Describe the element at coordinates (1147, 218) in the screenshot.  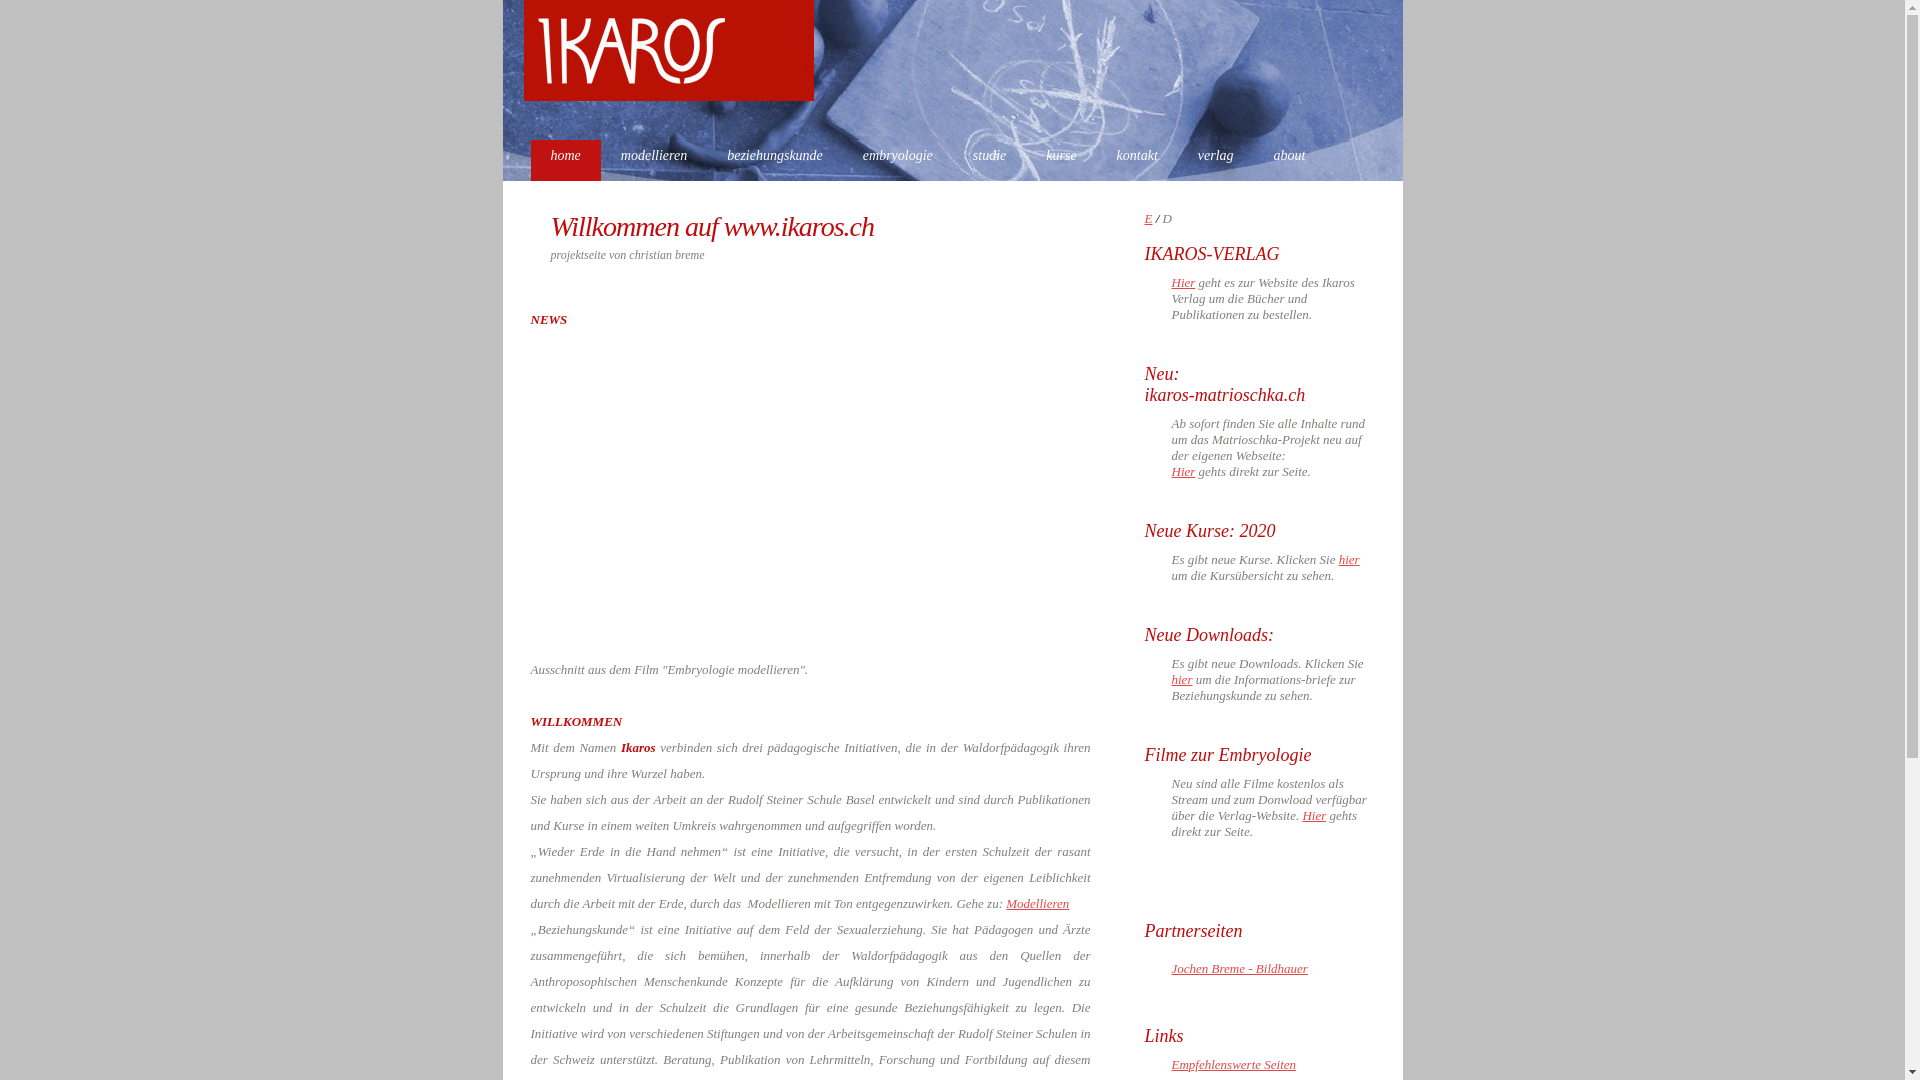
I see `'E'` at that location.